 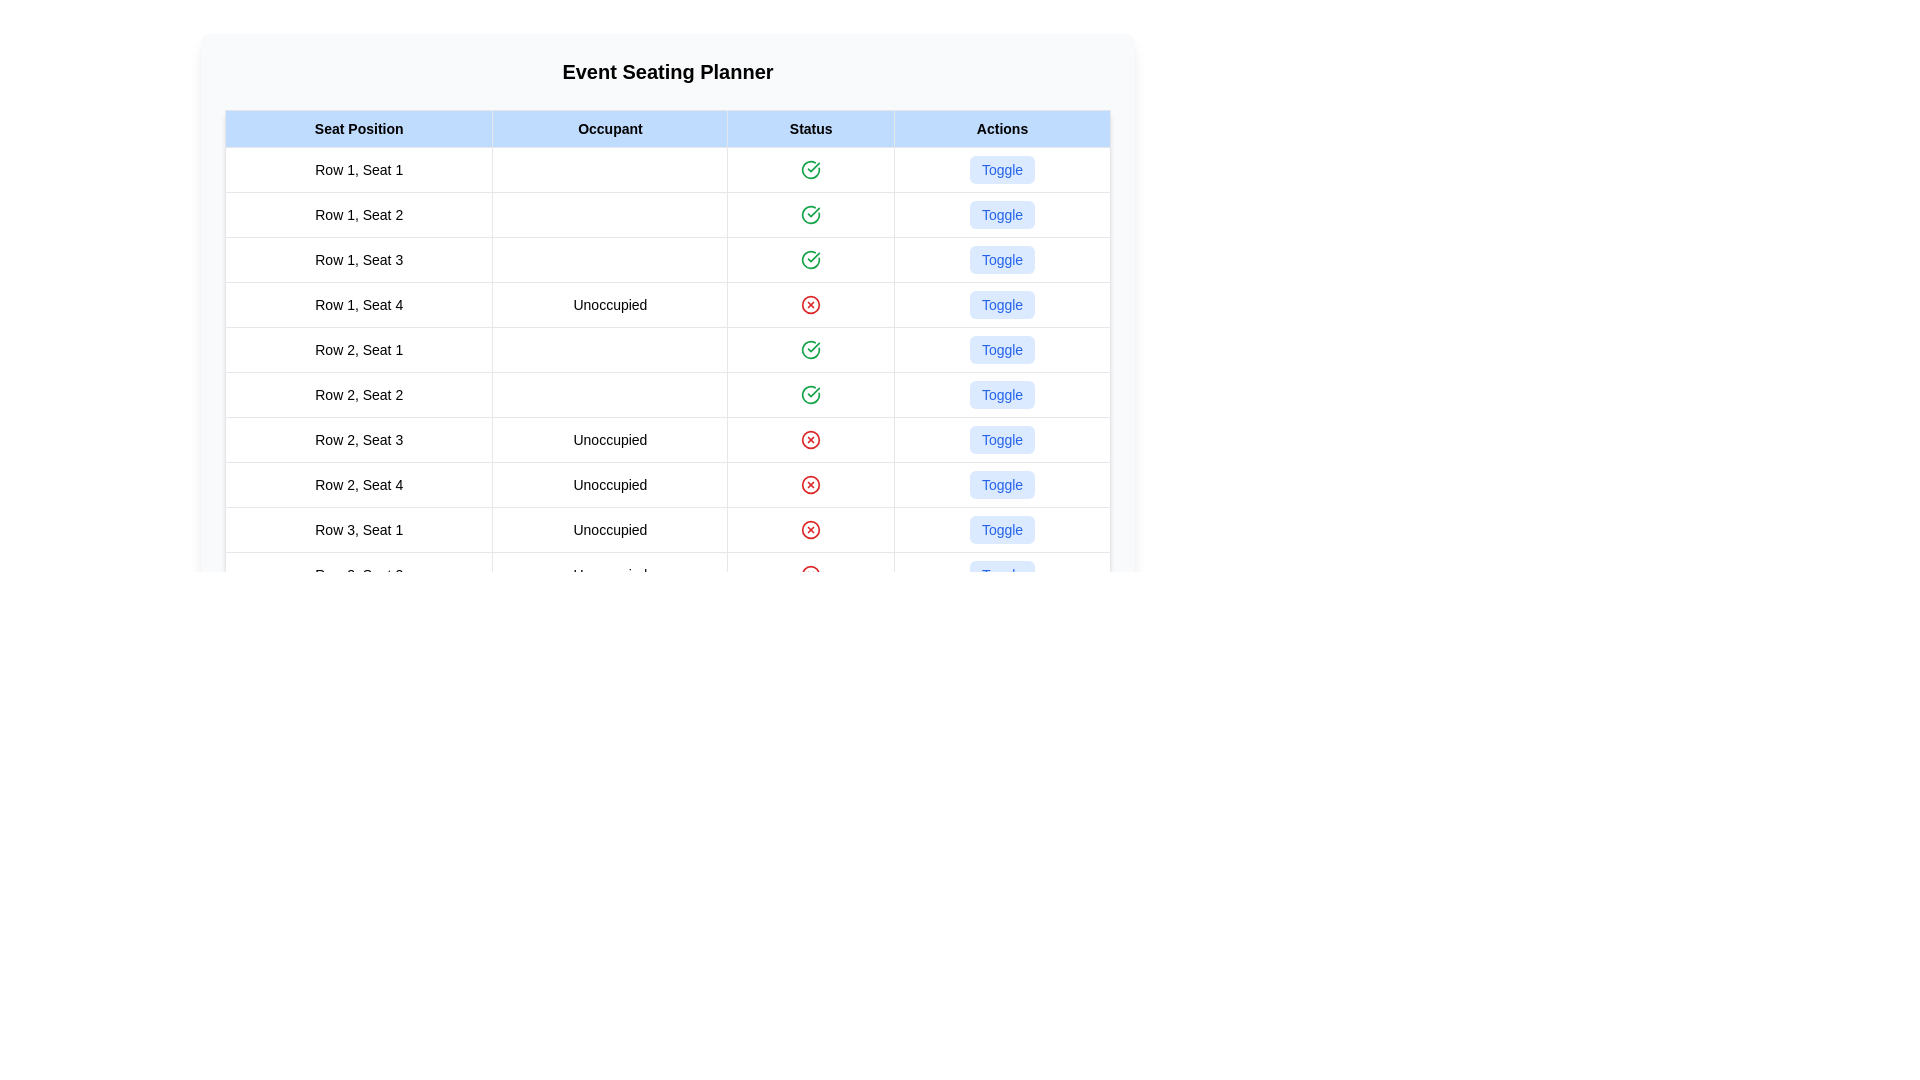 I want to click on the 'Toggle' button located in the 'Actions' column of the table under 'Event Seating Planner', which is styled with a light blue background and blue text, so click(x=1002, y=168).